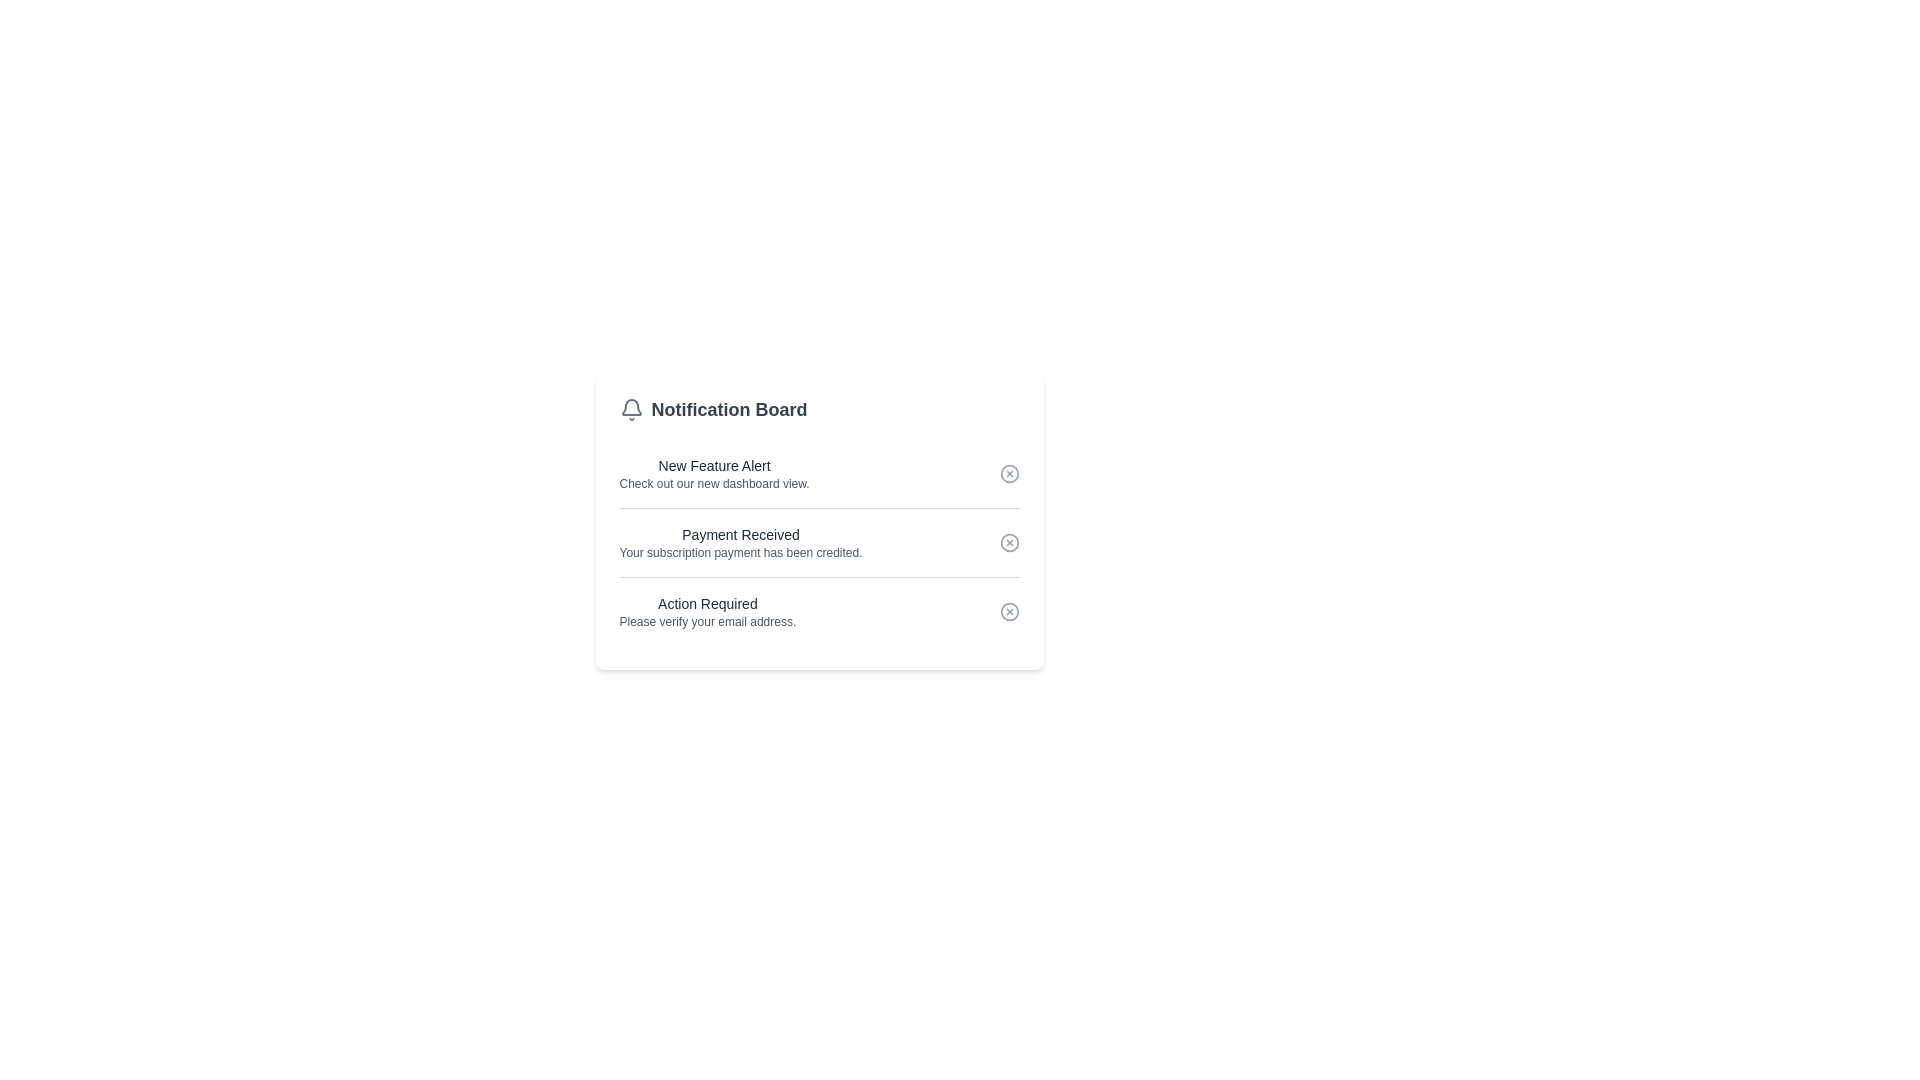  Describe the element at coordinates (728, 408) in the screenshot. I see `the text label saying 'Notification Board', which is a large bold gray font positioned at the top of the notification interface card` at that location.